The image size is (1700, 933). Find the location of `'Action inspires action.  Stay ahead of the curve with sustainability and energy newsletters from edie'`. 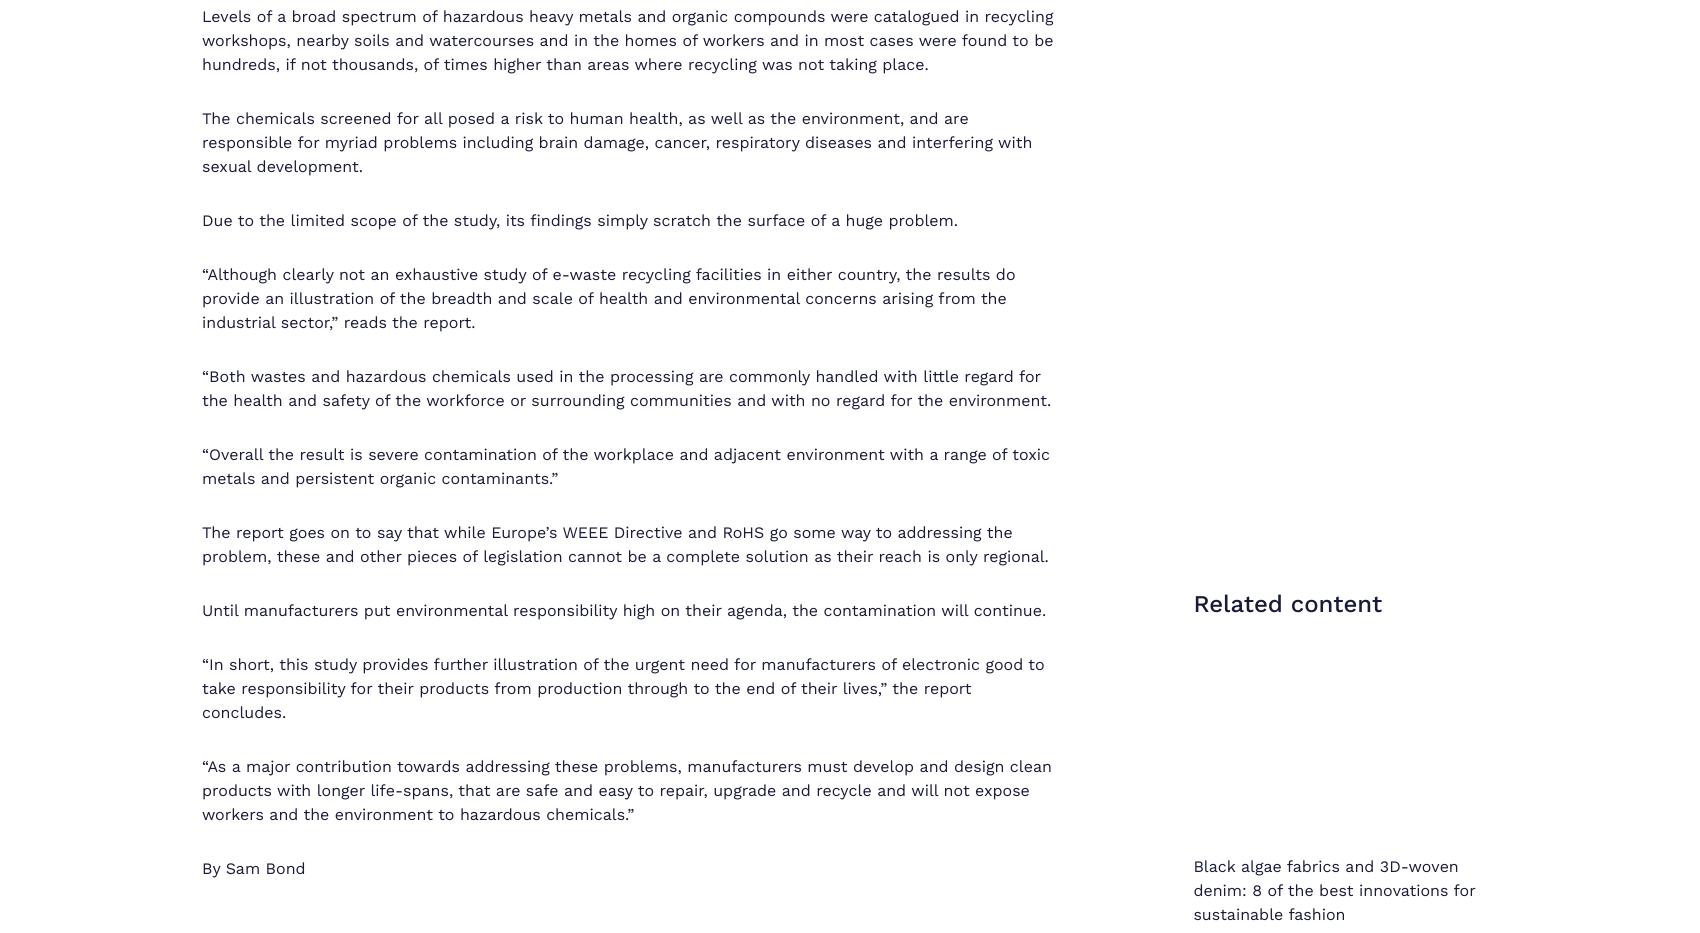

'Action inspires action.  Stay ahead of the curve with sustainability and energy newsletters from edie' is located at coordinates (848, 117).